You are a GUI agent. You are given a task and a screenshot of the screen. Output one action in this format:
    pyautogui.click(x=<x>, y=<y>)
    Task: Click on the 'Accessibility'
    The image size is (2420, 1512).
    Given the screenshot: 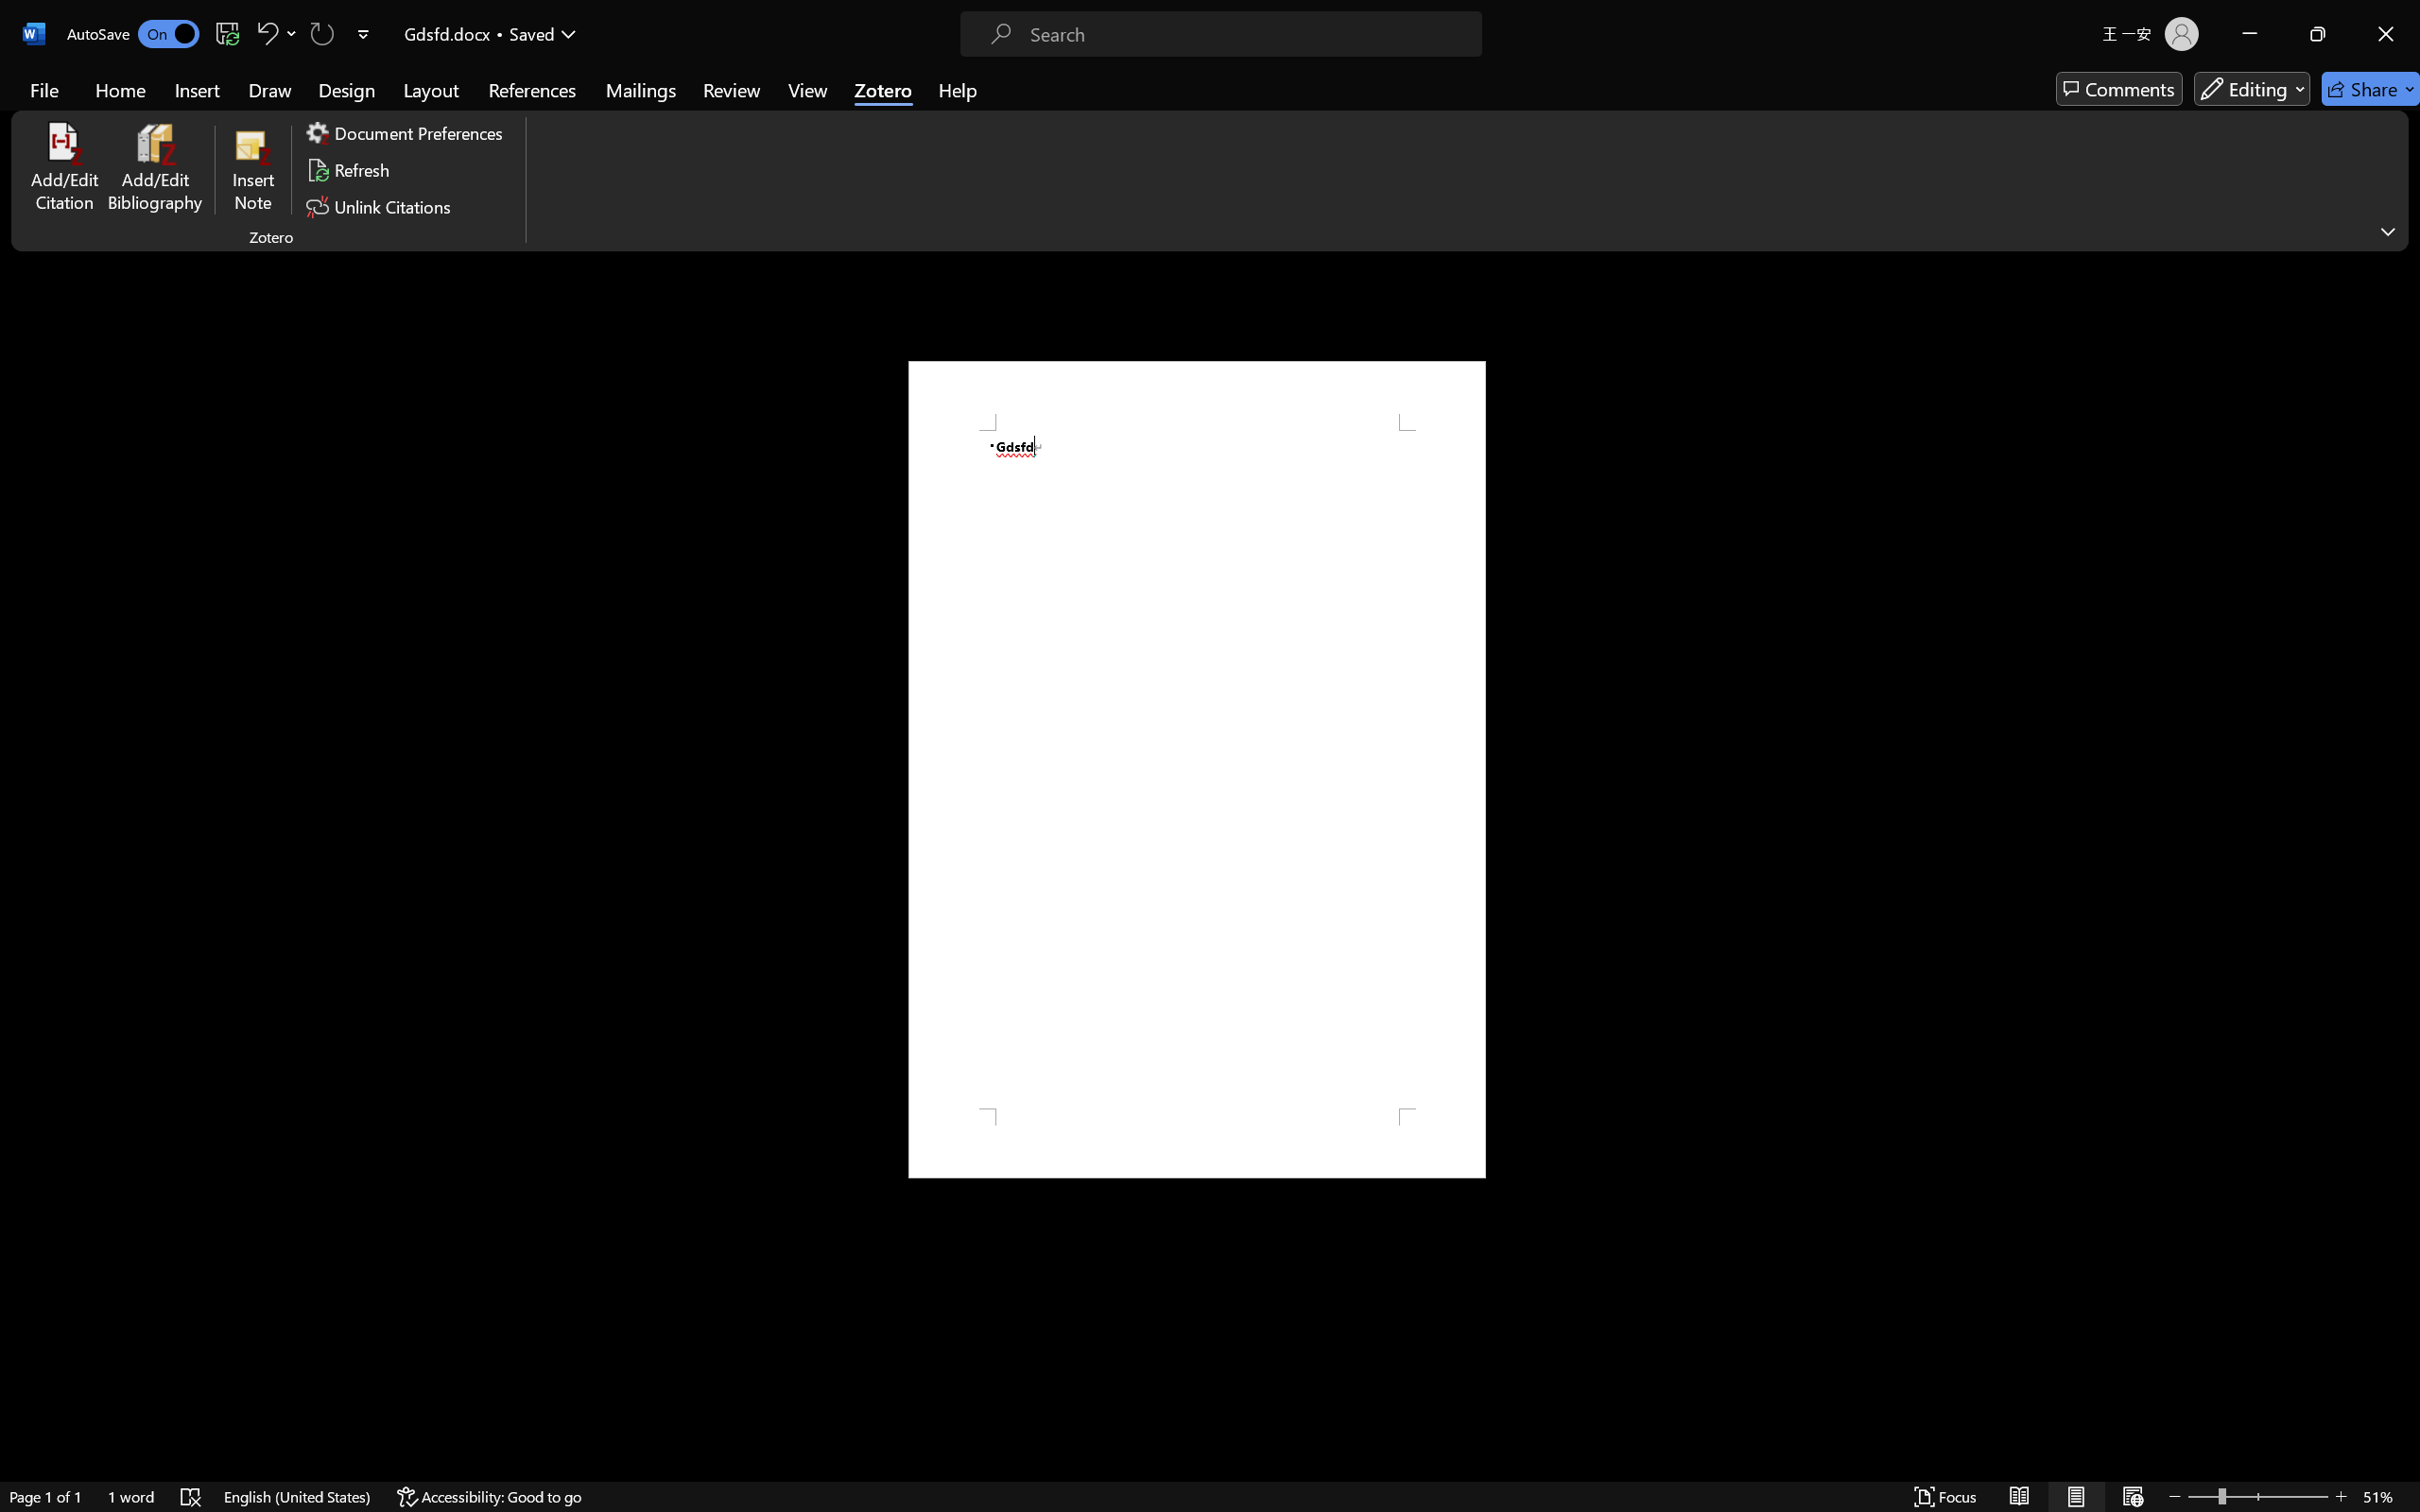 What is the action you would take?
    pyautogui.click(x=2400, y=273)
    